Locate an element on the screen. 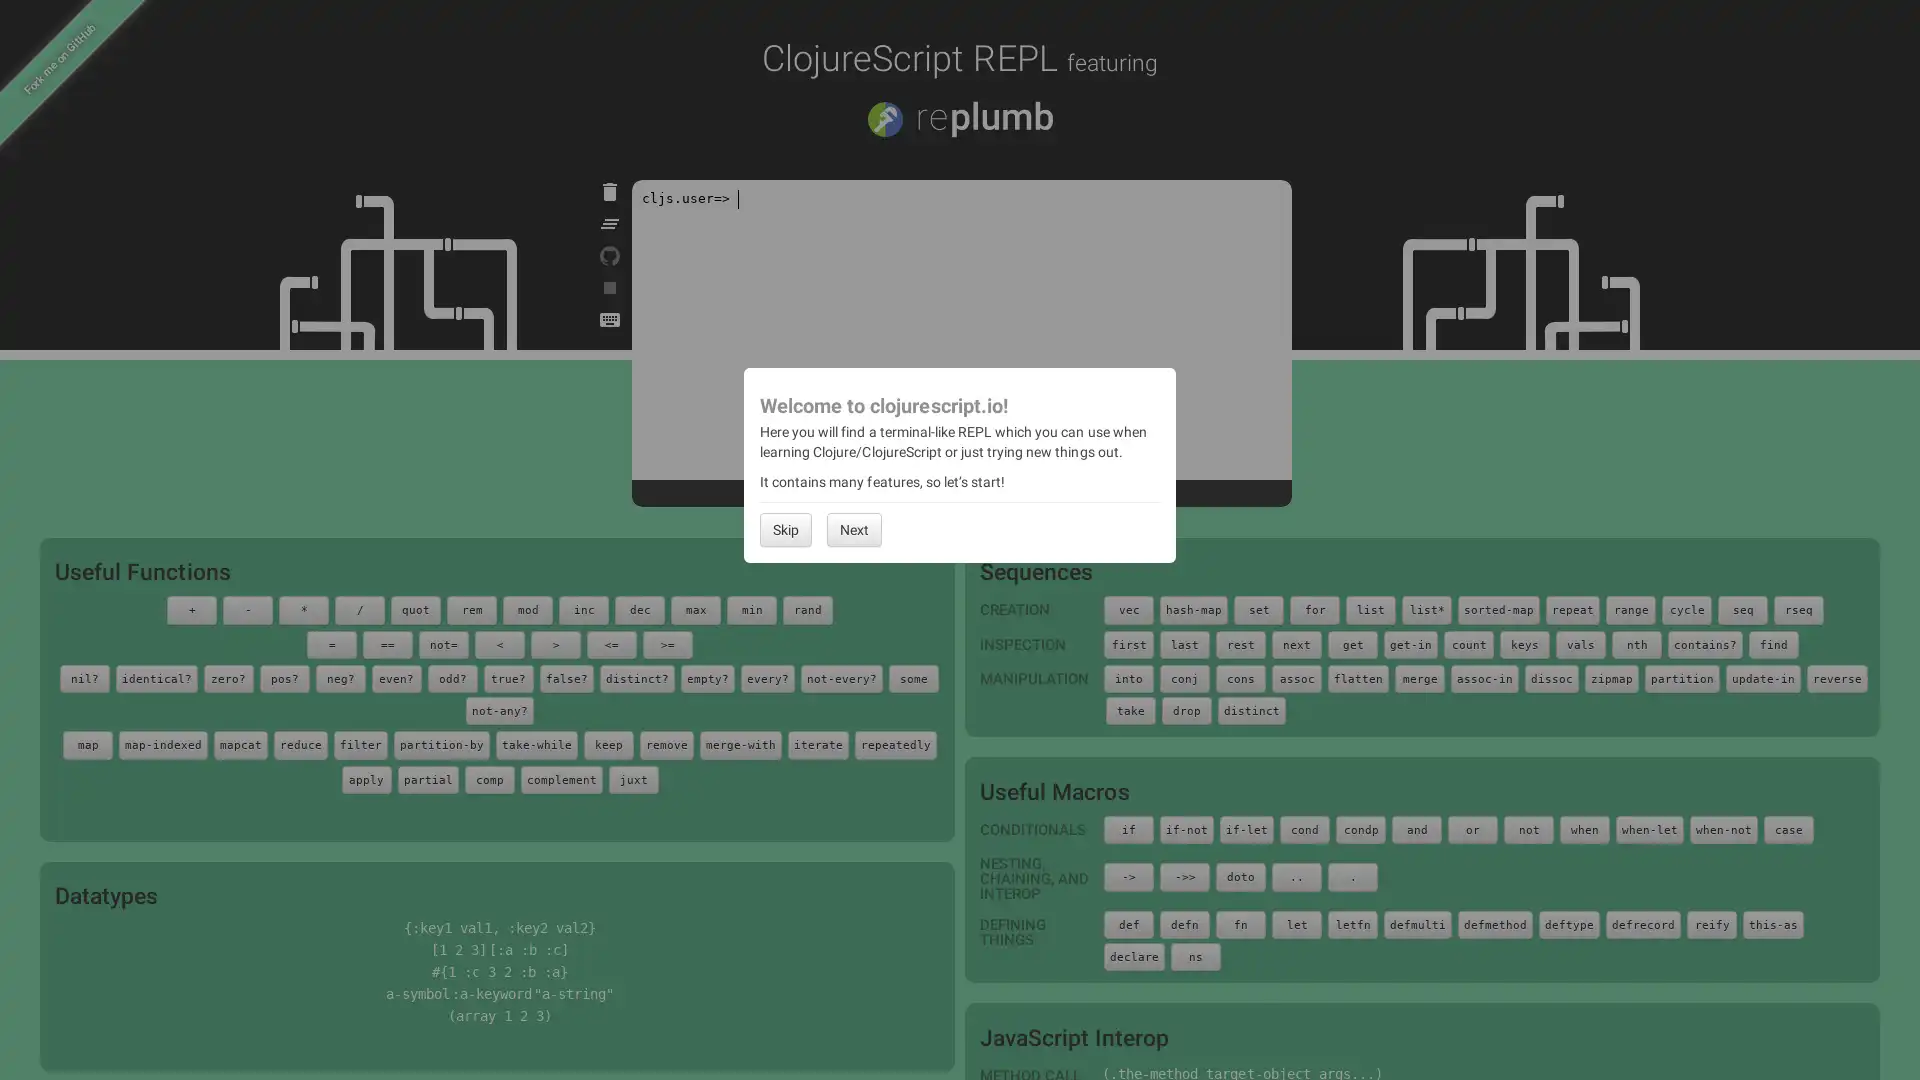 This screenshot has height=1080, width=1920. count is located at coordinates (1468, 644).